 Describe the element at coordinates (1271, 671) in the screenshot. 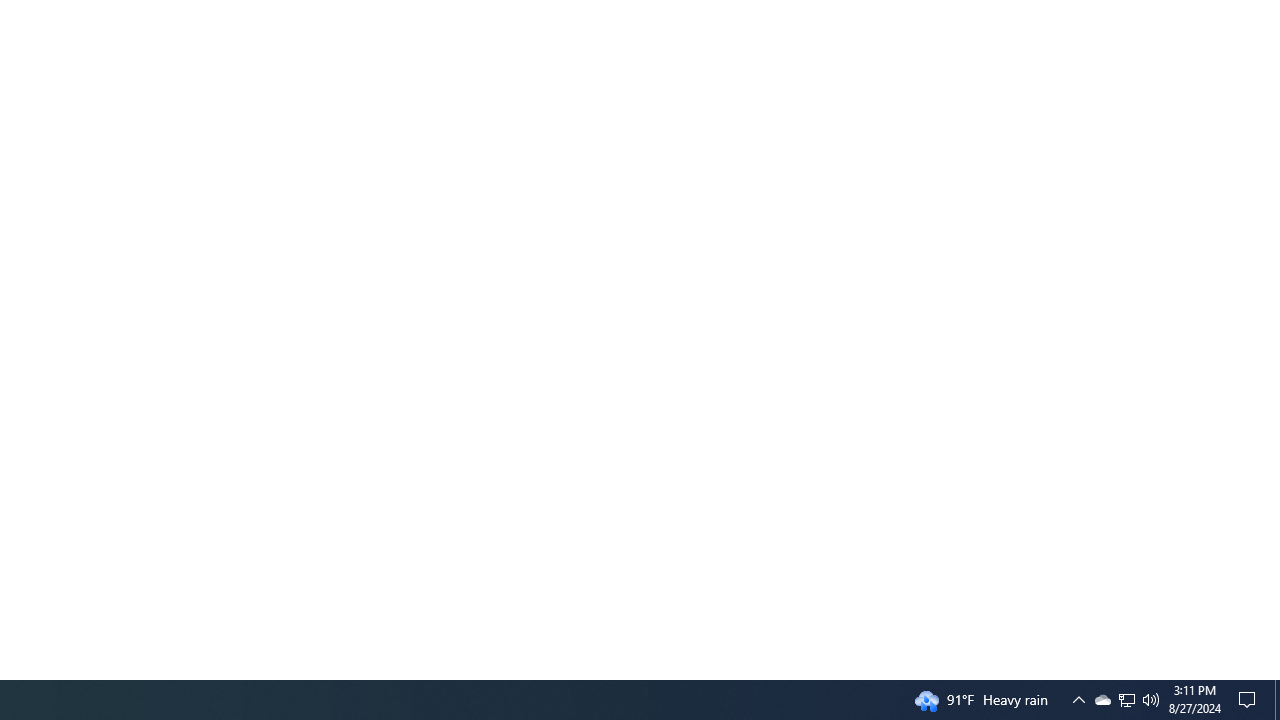

I see `'Vertical Small Increase'` at that location.